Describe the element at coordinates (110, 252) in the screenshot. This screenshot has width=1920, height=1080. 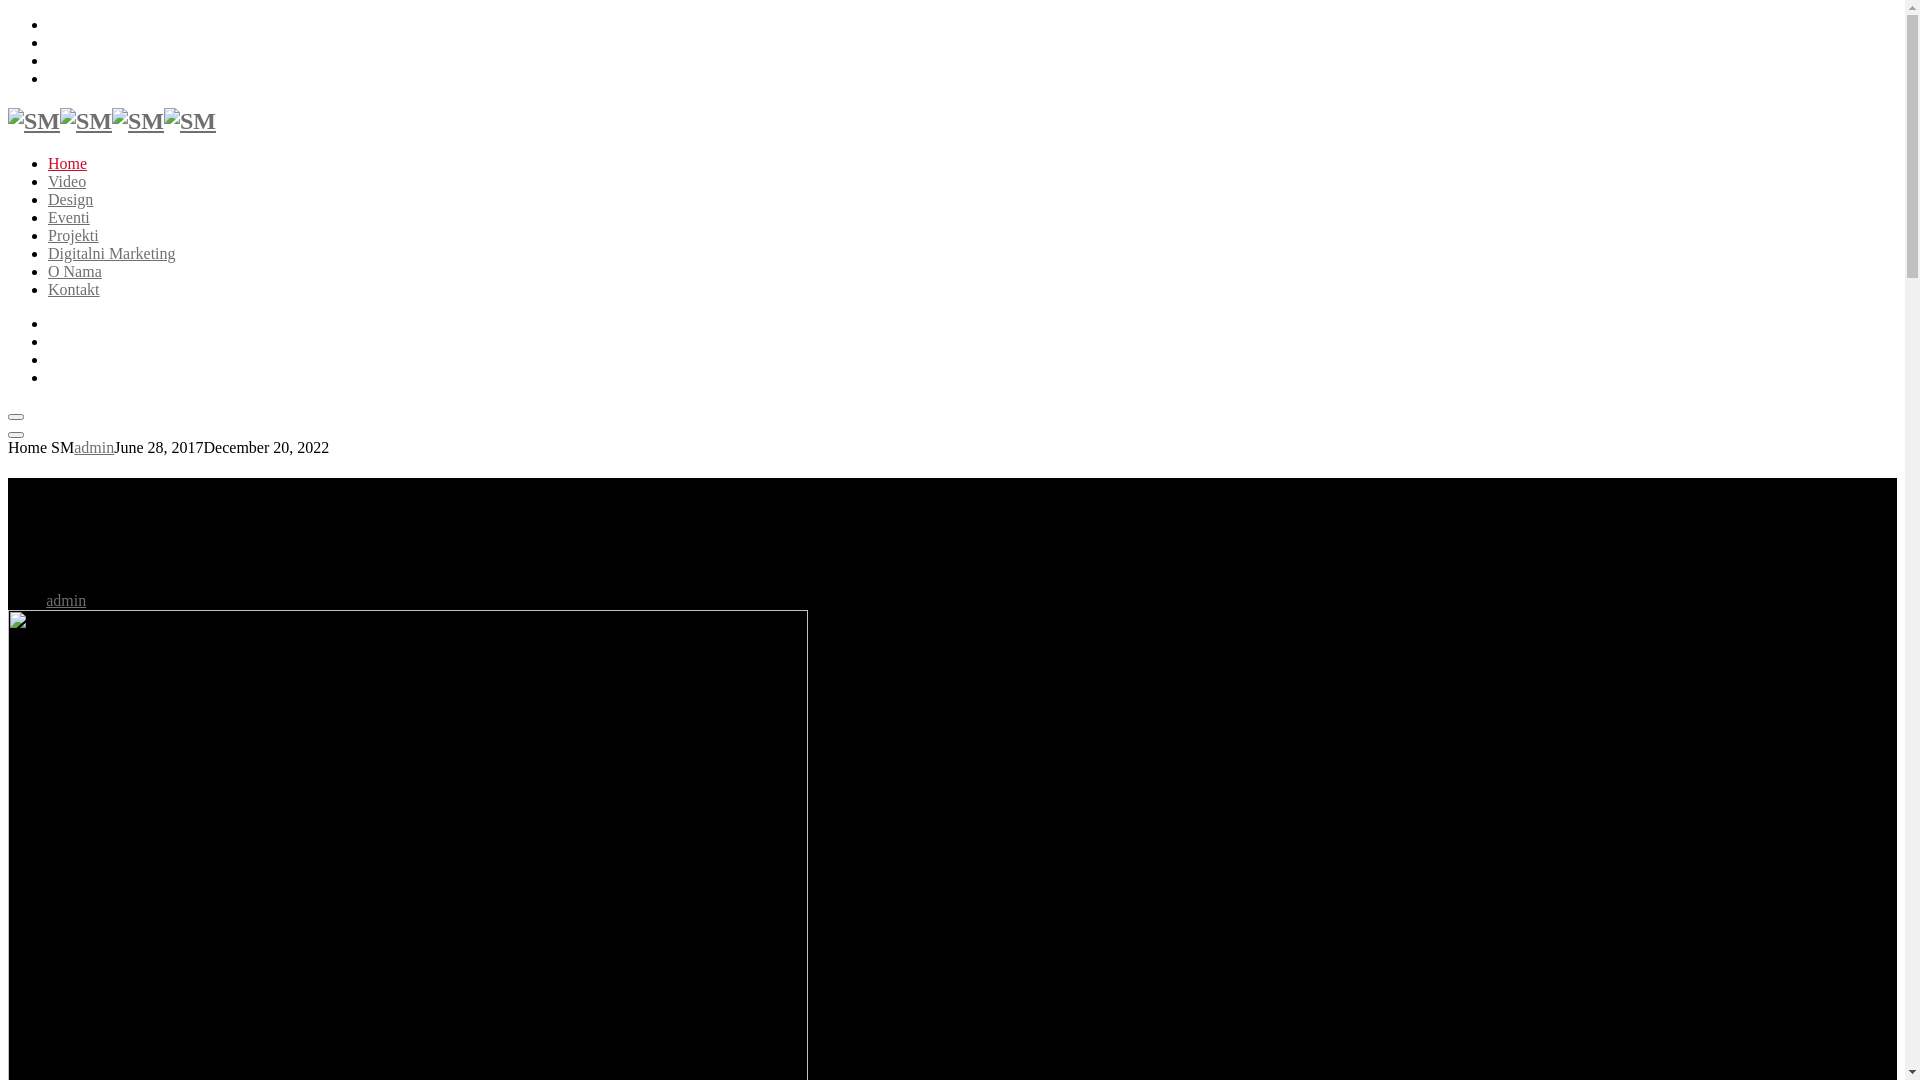
I see `'Digitalni Marketing'` at that location.